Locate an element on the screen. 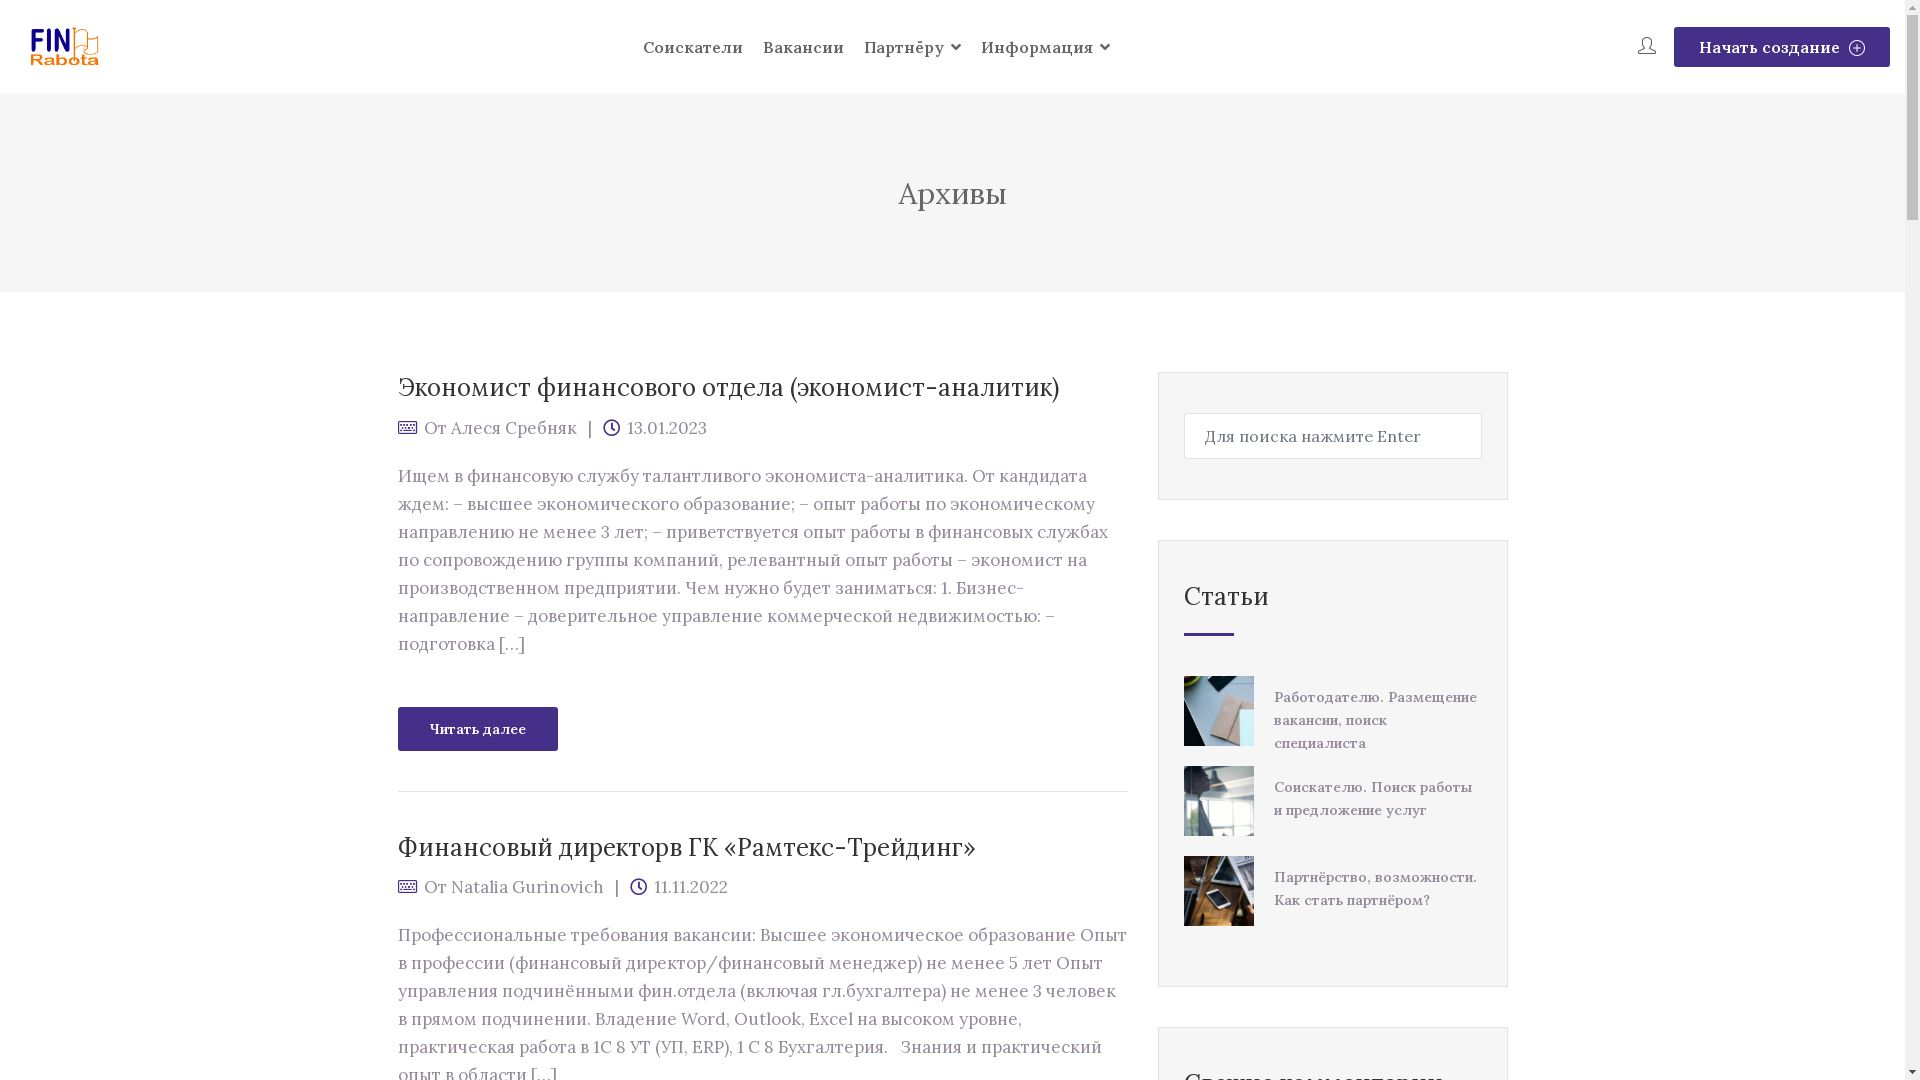  'Natalia Gurinovich' is located at coordinates (526, 886).